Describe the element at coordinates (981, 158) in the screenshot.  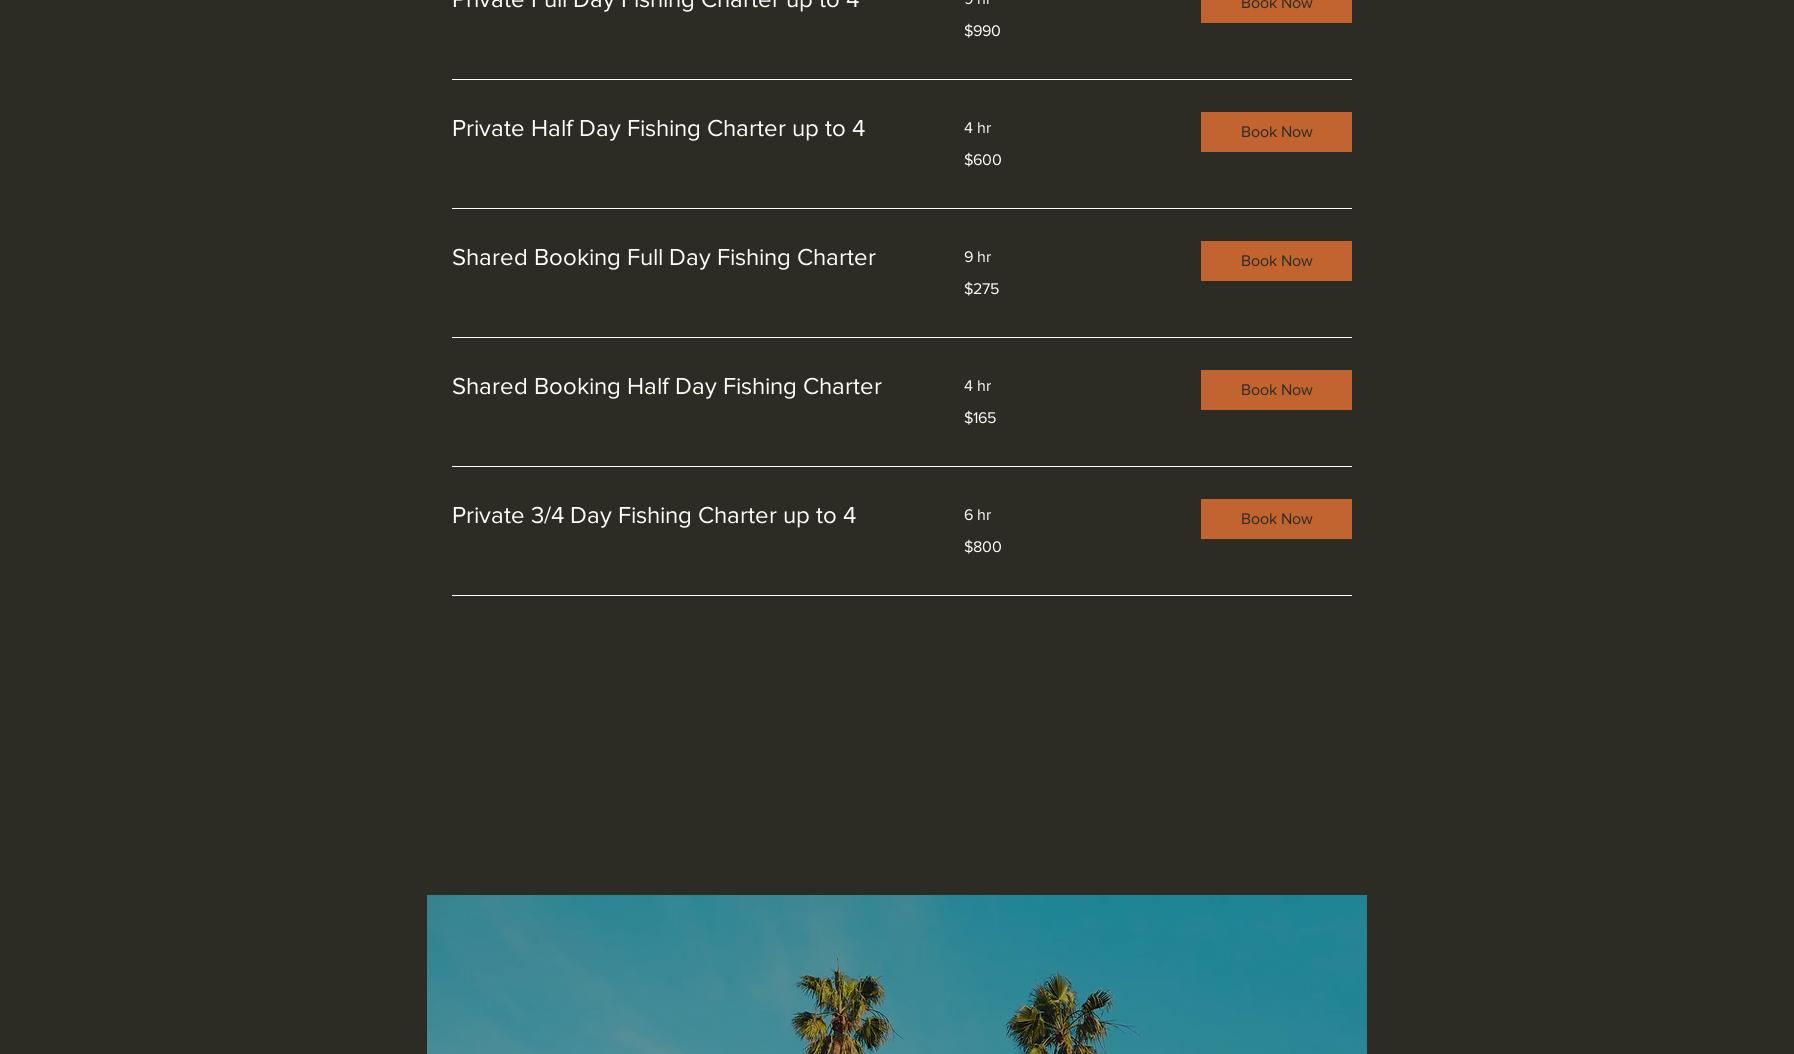
I see `'$600'` at that location.